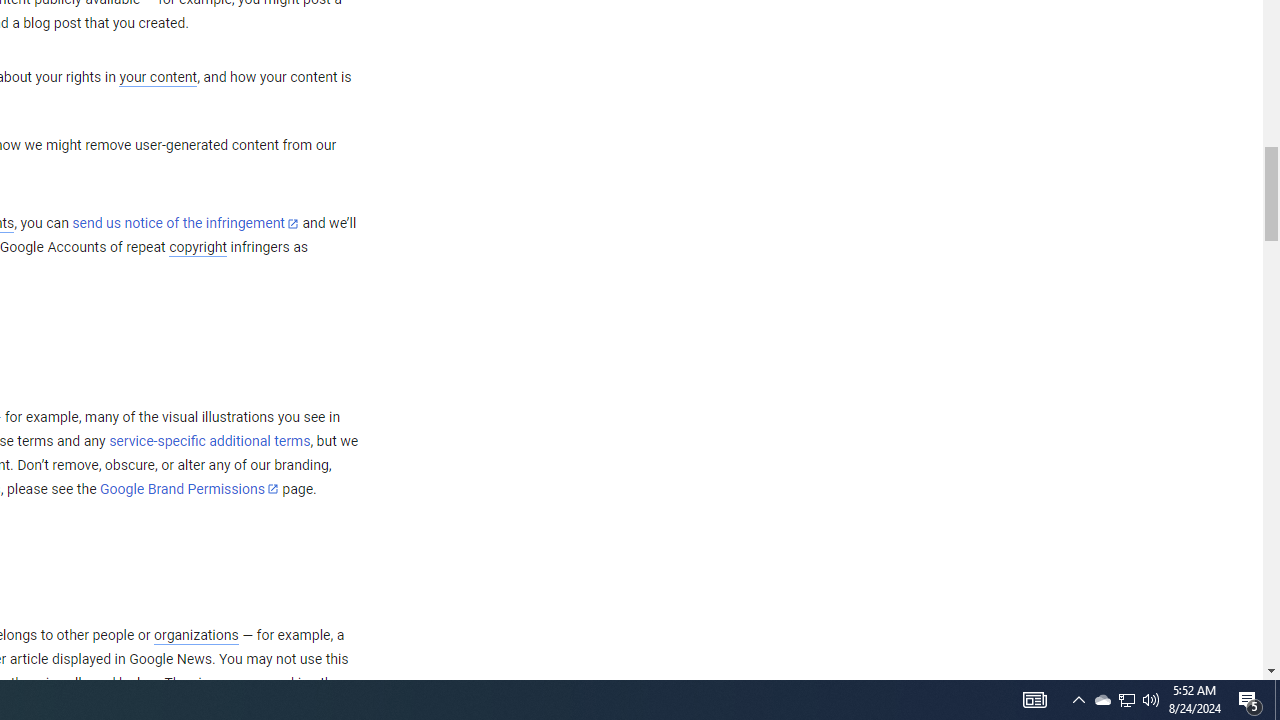 The width and height of the screenshot is (1280, 720). Describe the element at coordinates (198, 247) in the screenshot. I see `'copyright'` at that location.